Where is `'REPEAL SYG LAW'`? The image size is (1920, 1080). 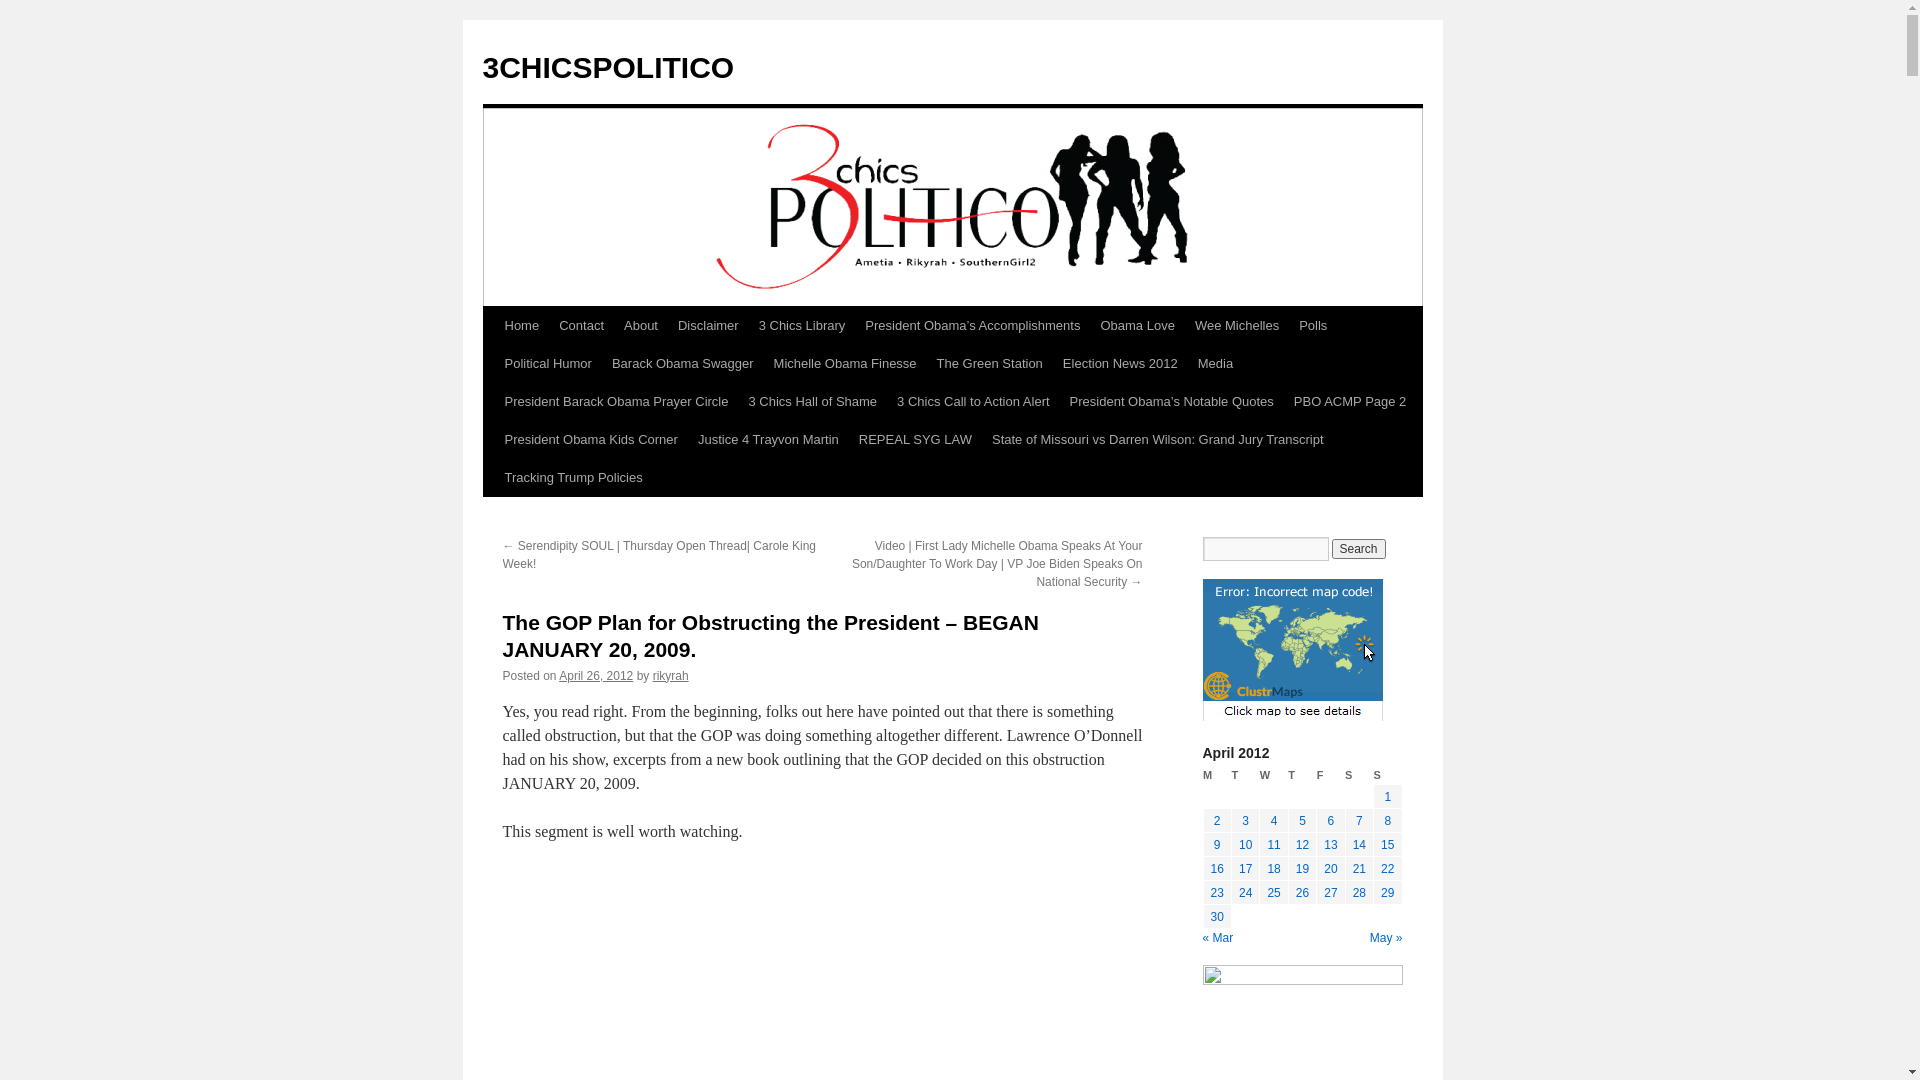
'REPEAL SYG LAW' is located at coordinates (849, 438).